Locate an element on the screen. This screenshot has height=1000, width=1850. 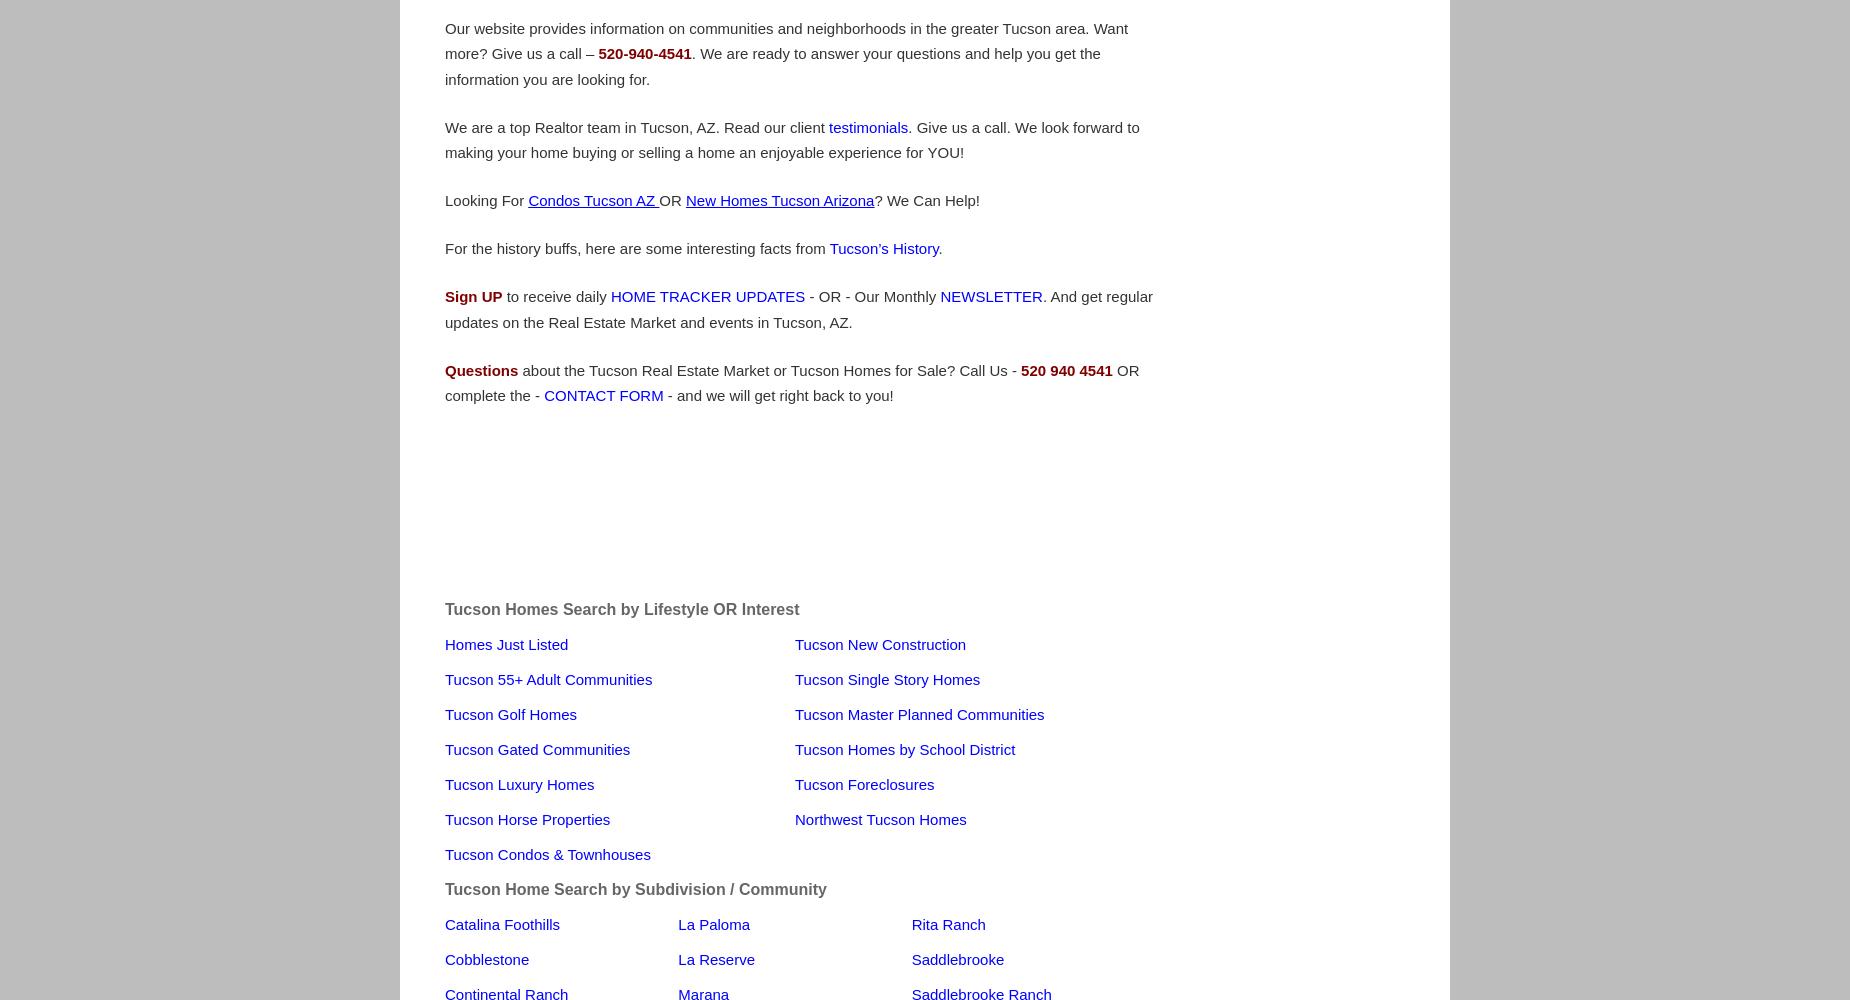
'Tucson Home Search by Subdivision / Community' is located at coordinates (635, 888).